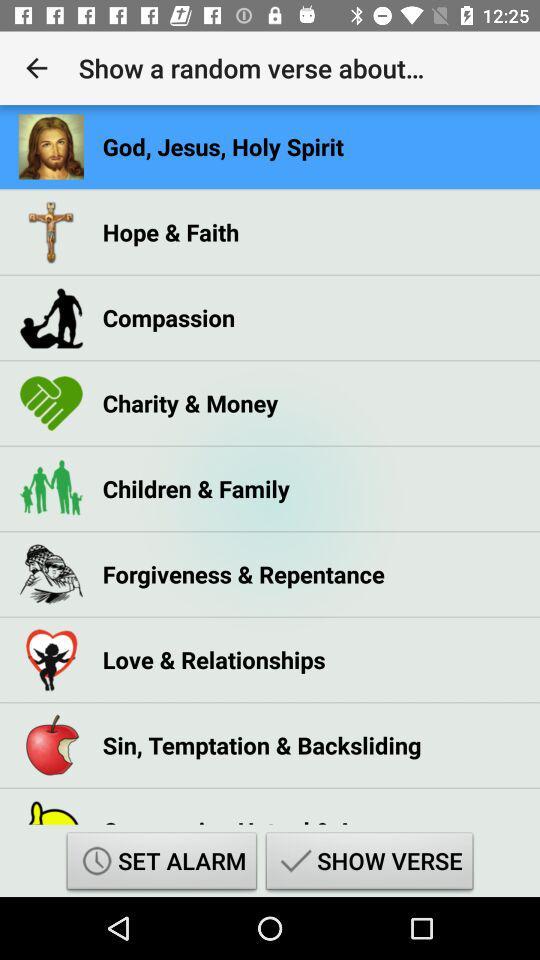 The width and height of the screenshot is (540, 960). Describe the element at coordinates (160, 863) in the screenshot. I see `item next to the show verse icon` at that location.